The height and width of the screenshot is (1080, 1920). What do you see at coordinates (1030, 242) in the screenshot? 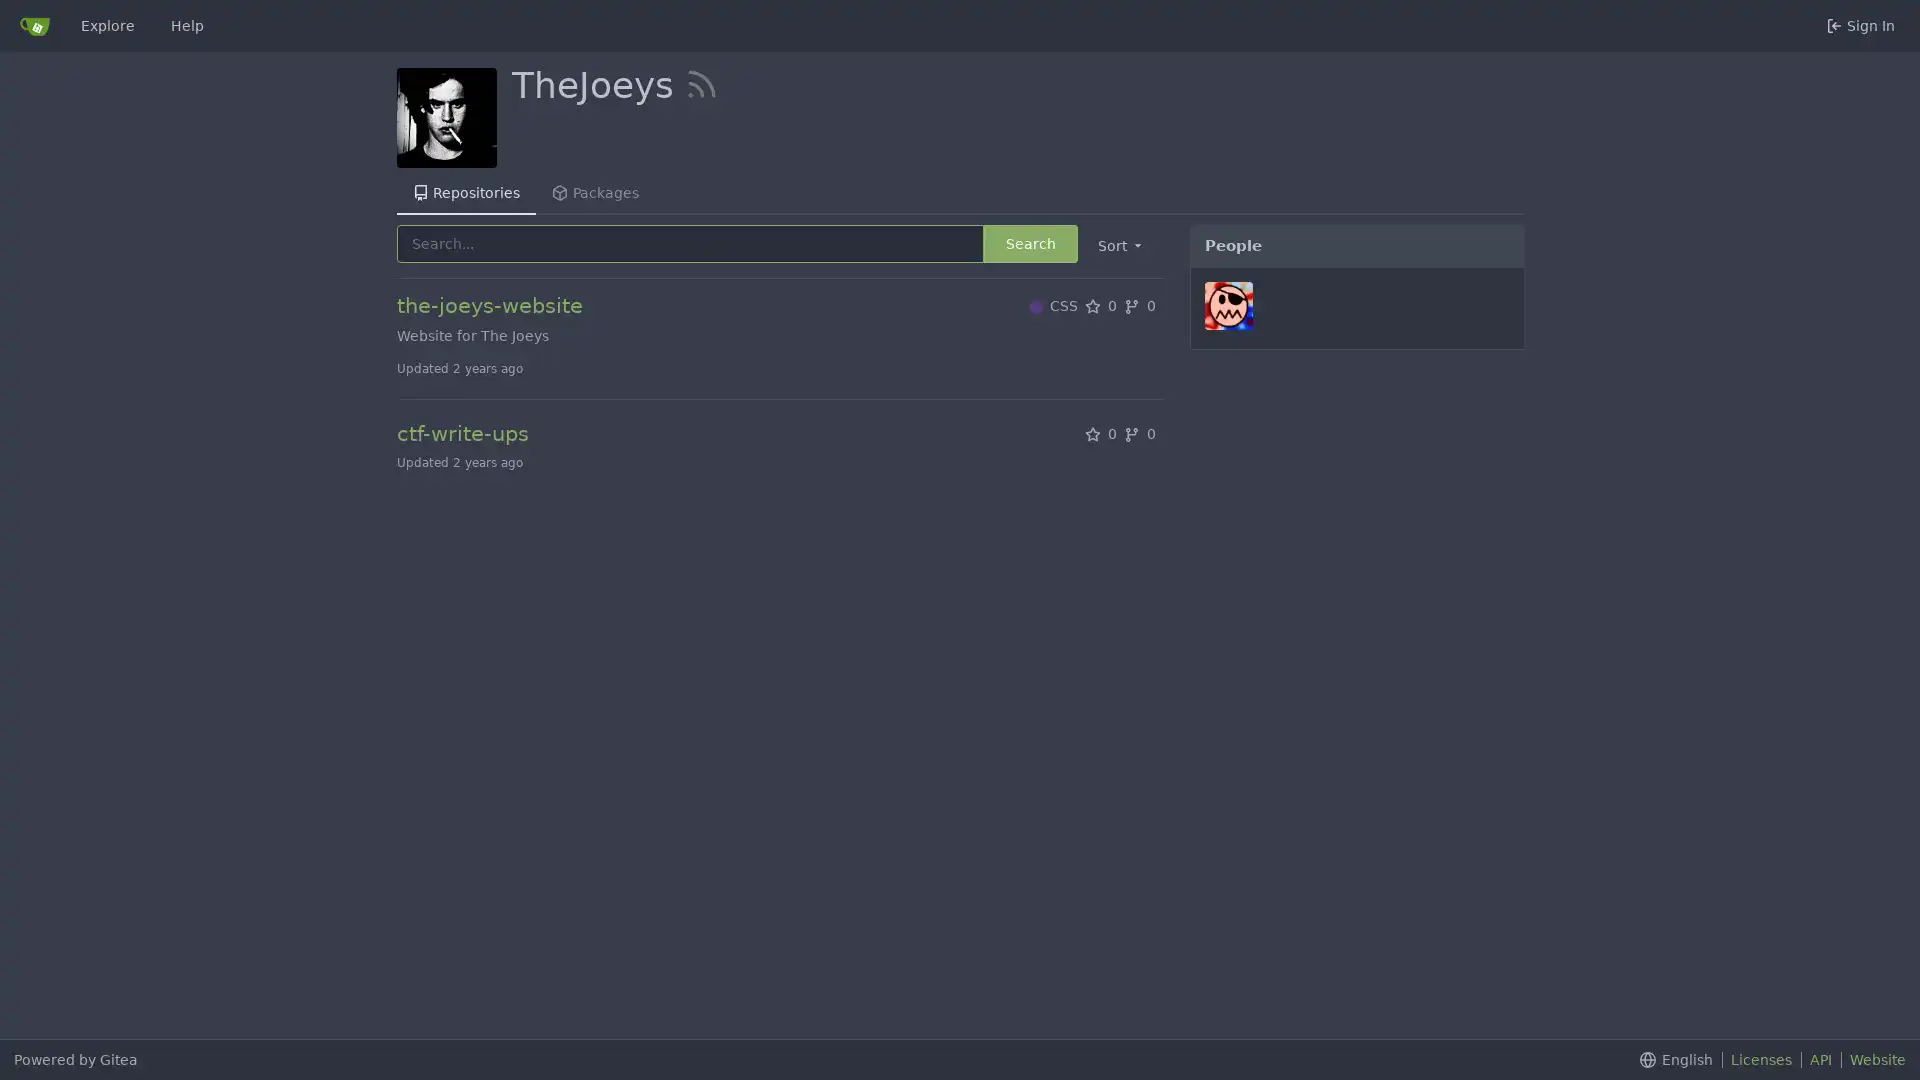
I see `Search` at bounding box center [1030, 242].